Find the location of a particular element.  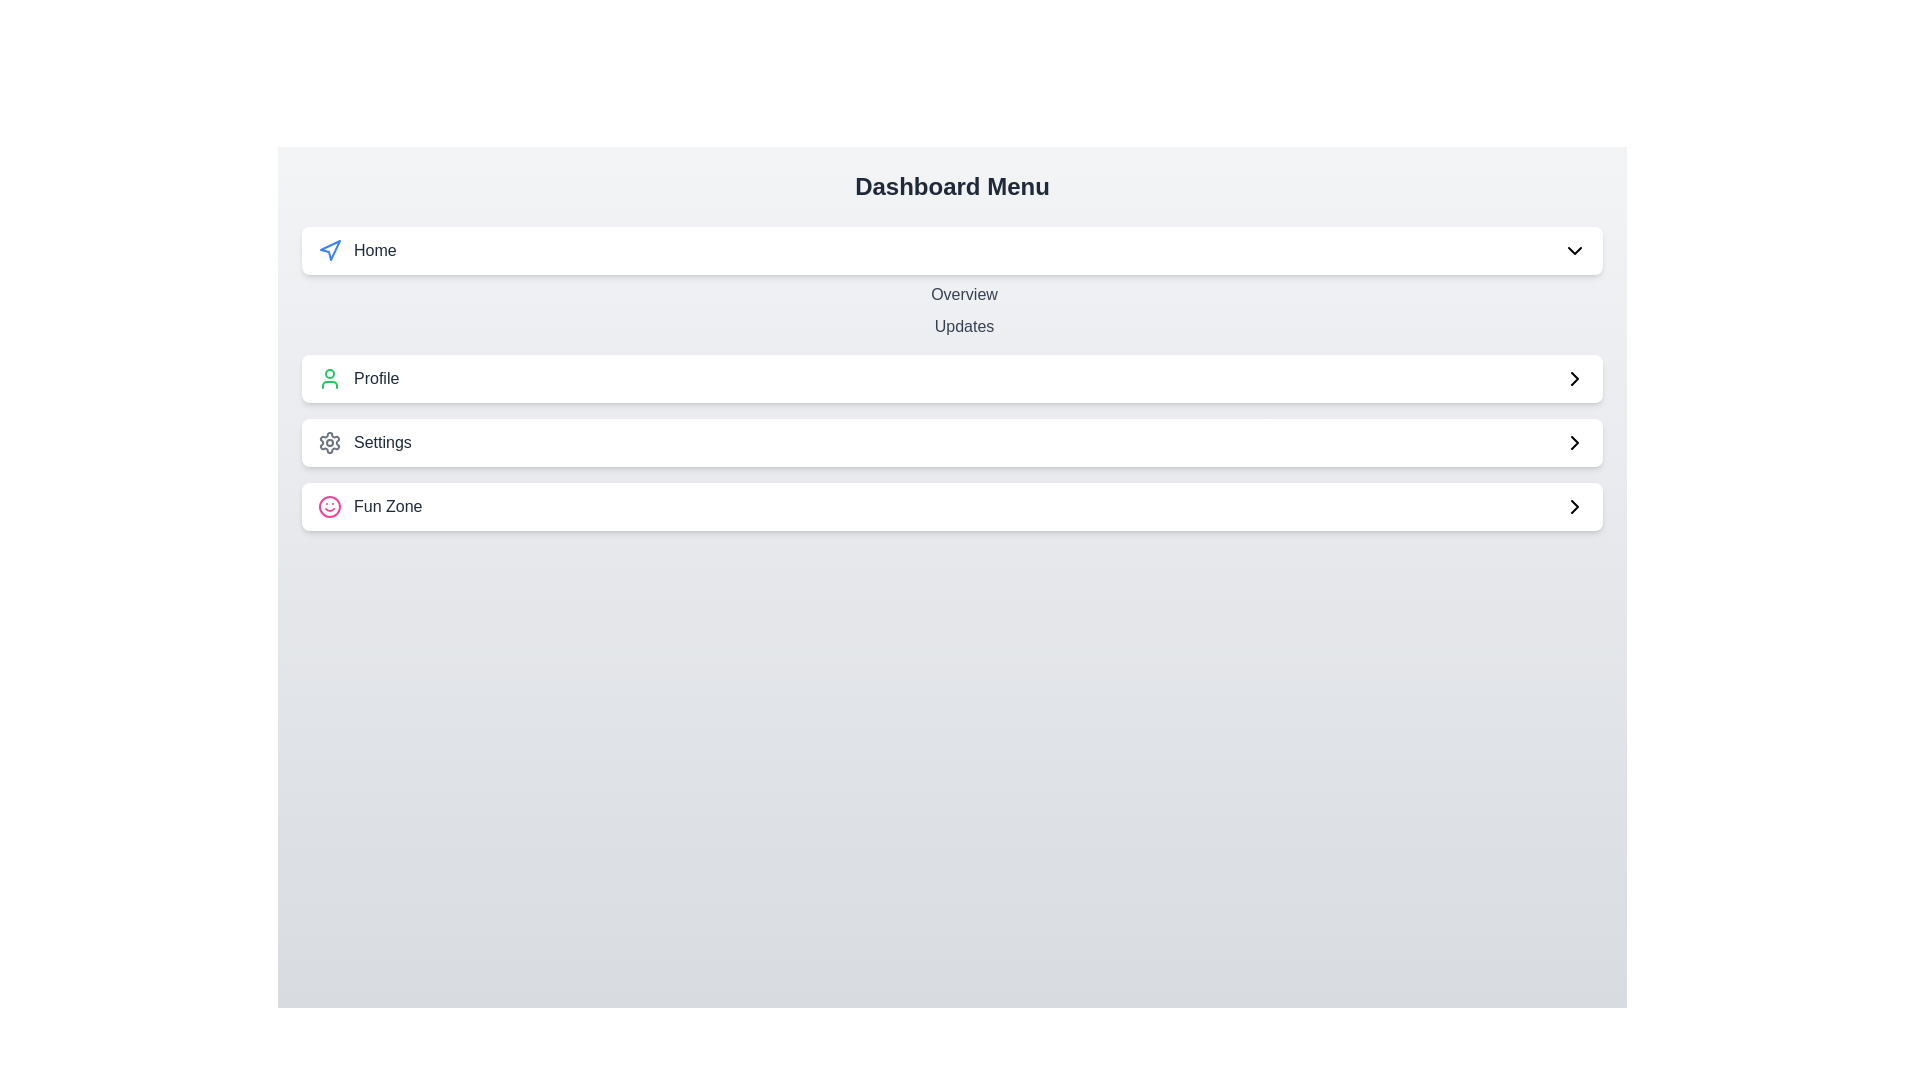

the profile icon located in the second row of the sidebar menu, positioned to the left of the text label 'Profile.' is located at coordinates (330, 378).